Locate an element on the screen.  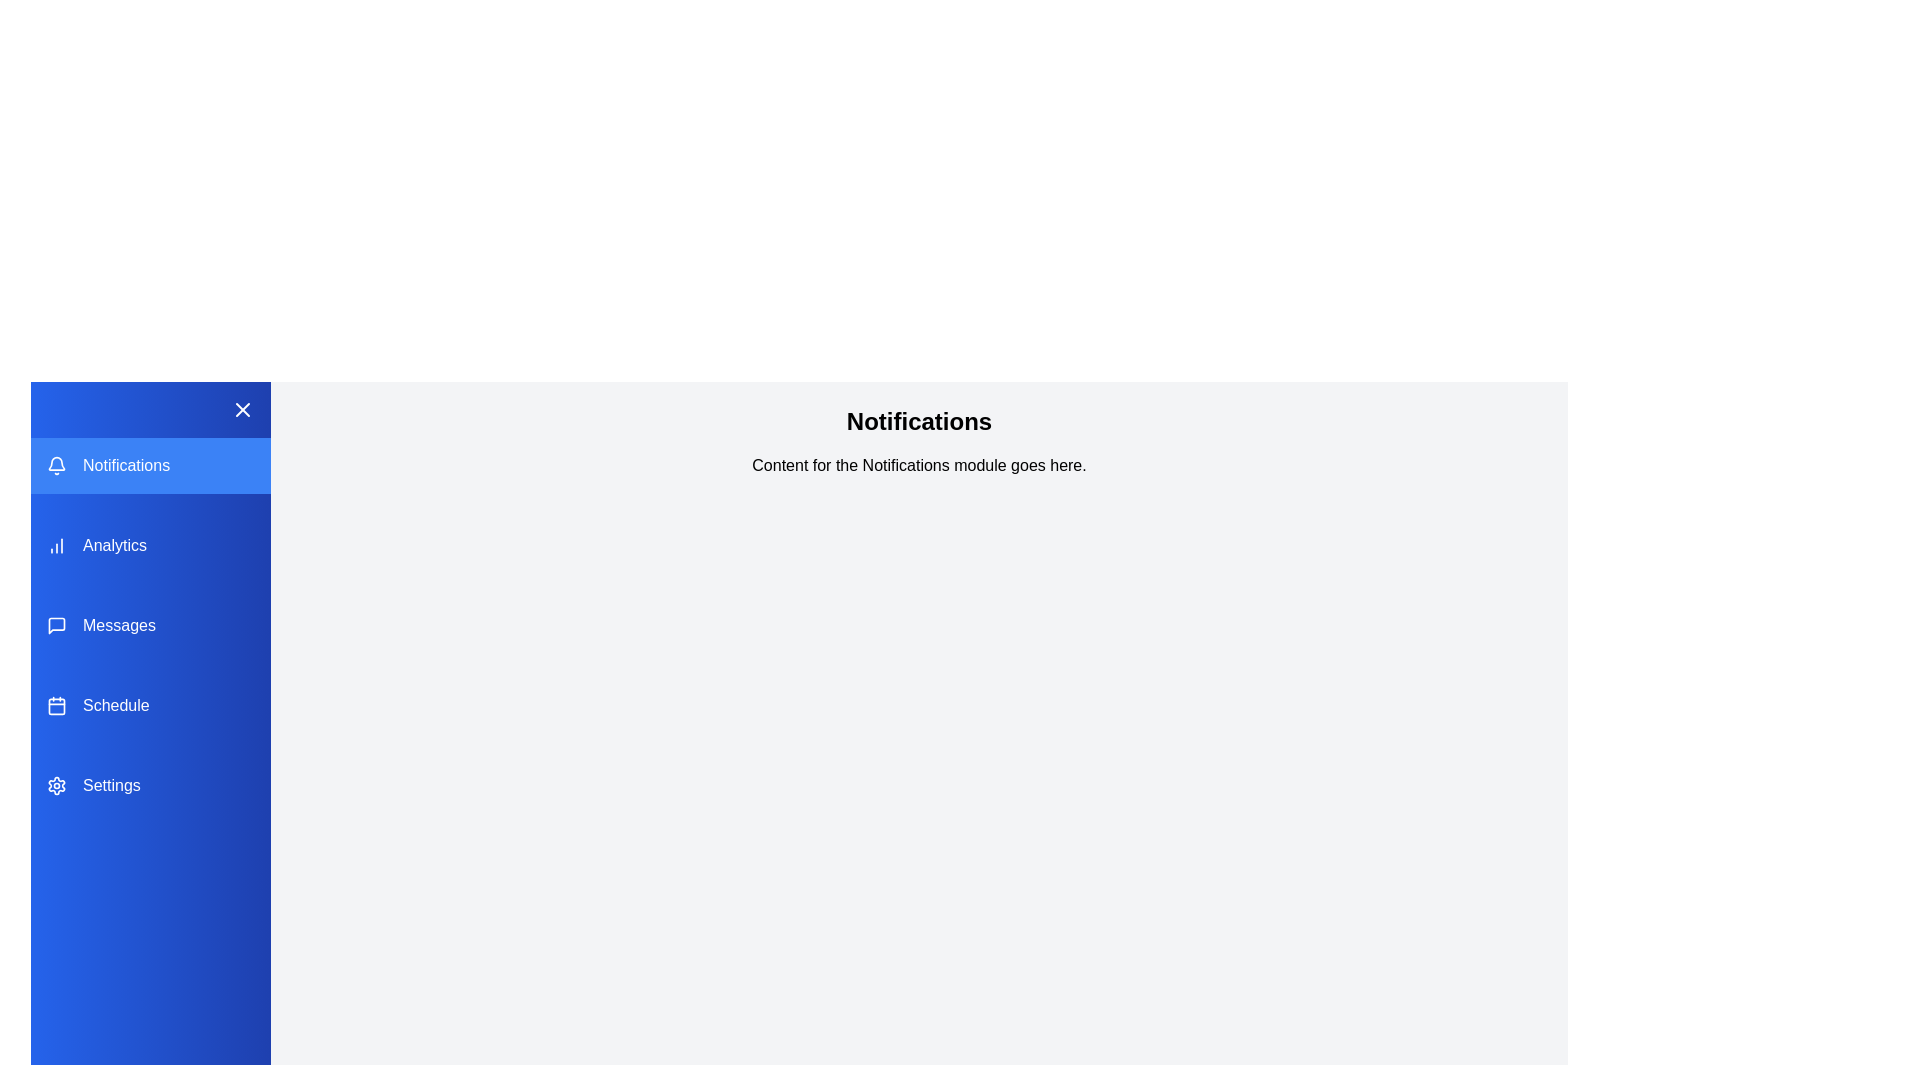
the close button in the sidebar to toggle its visibility is located at coordinates (242, 408).